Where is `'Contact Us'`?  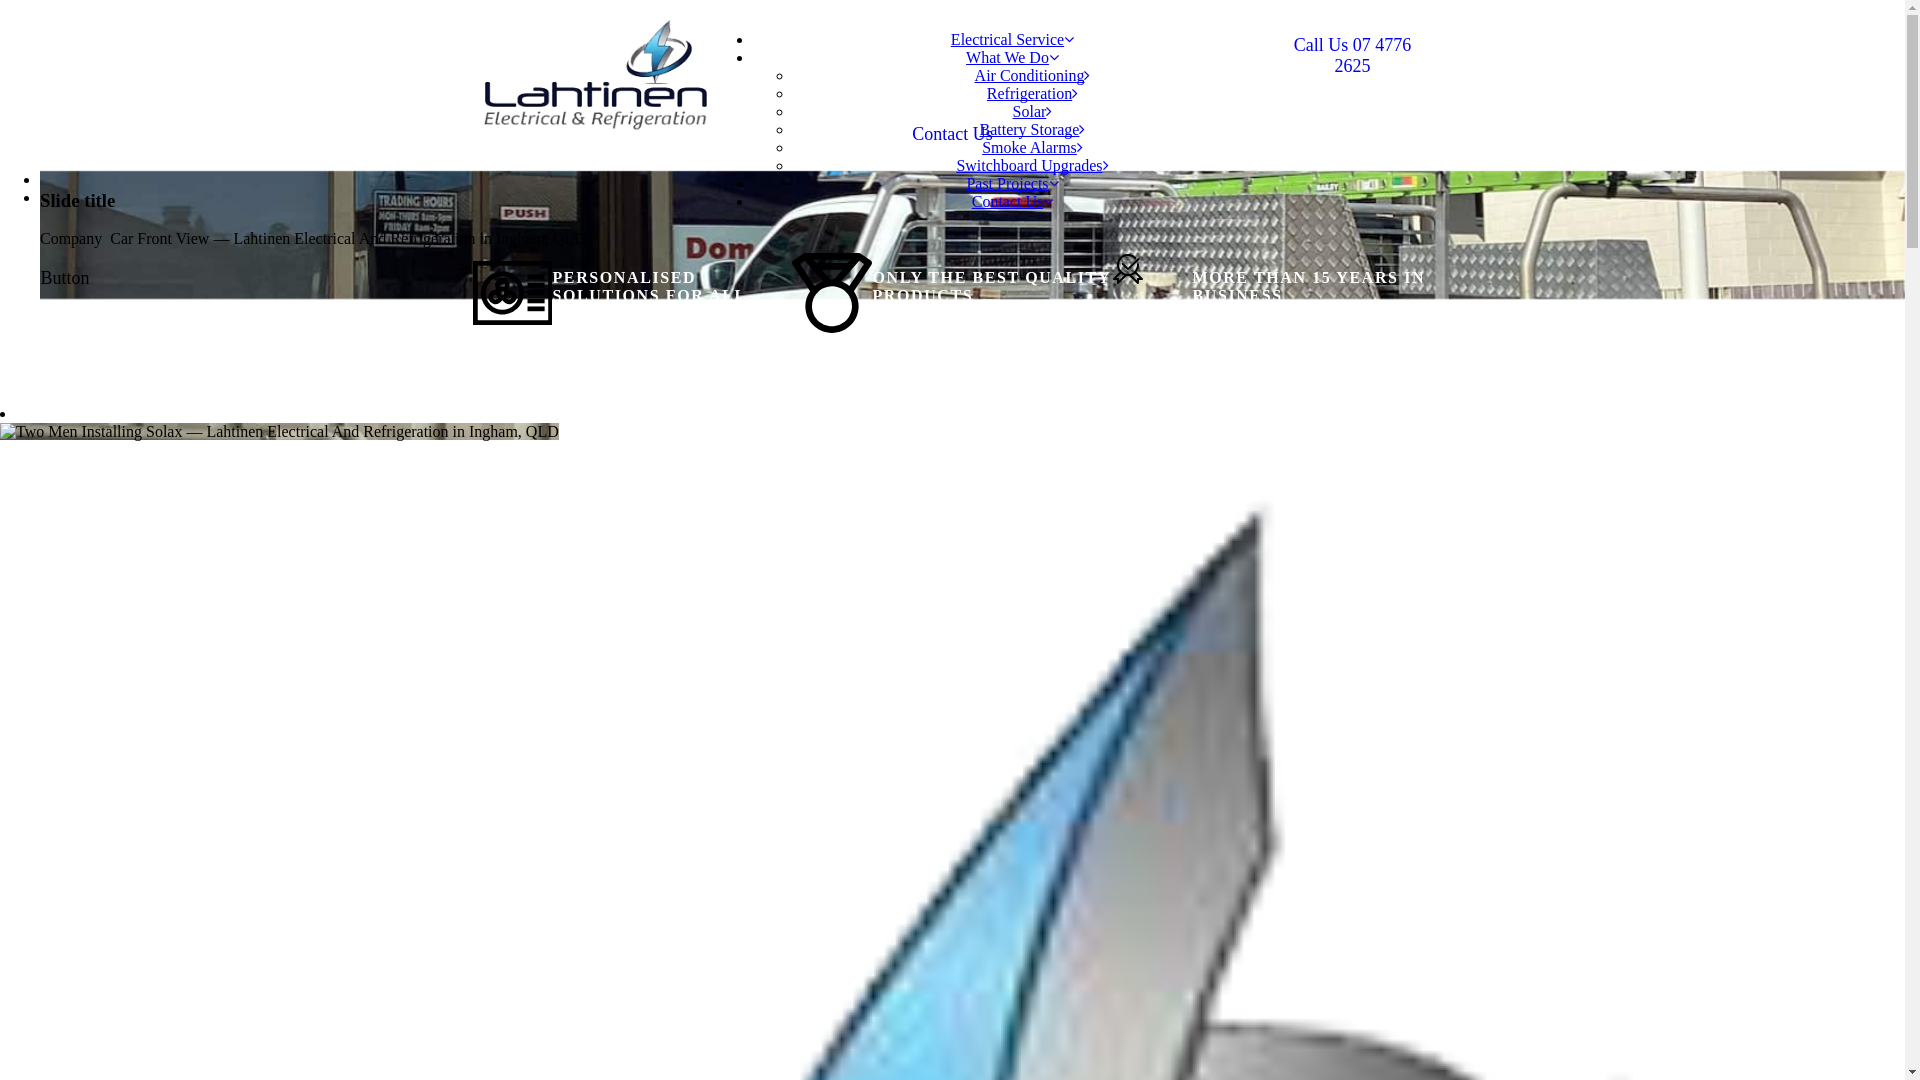
'Contact Us' is located at coordinates (951, 134).